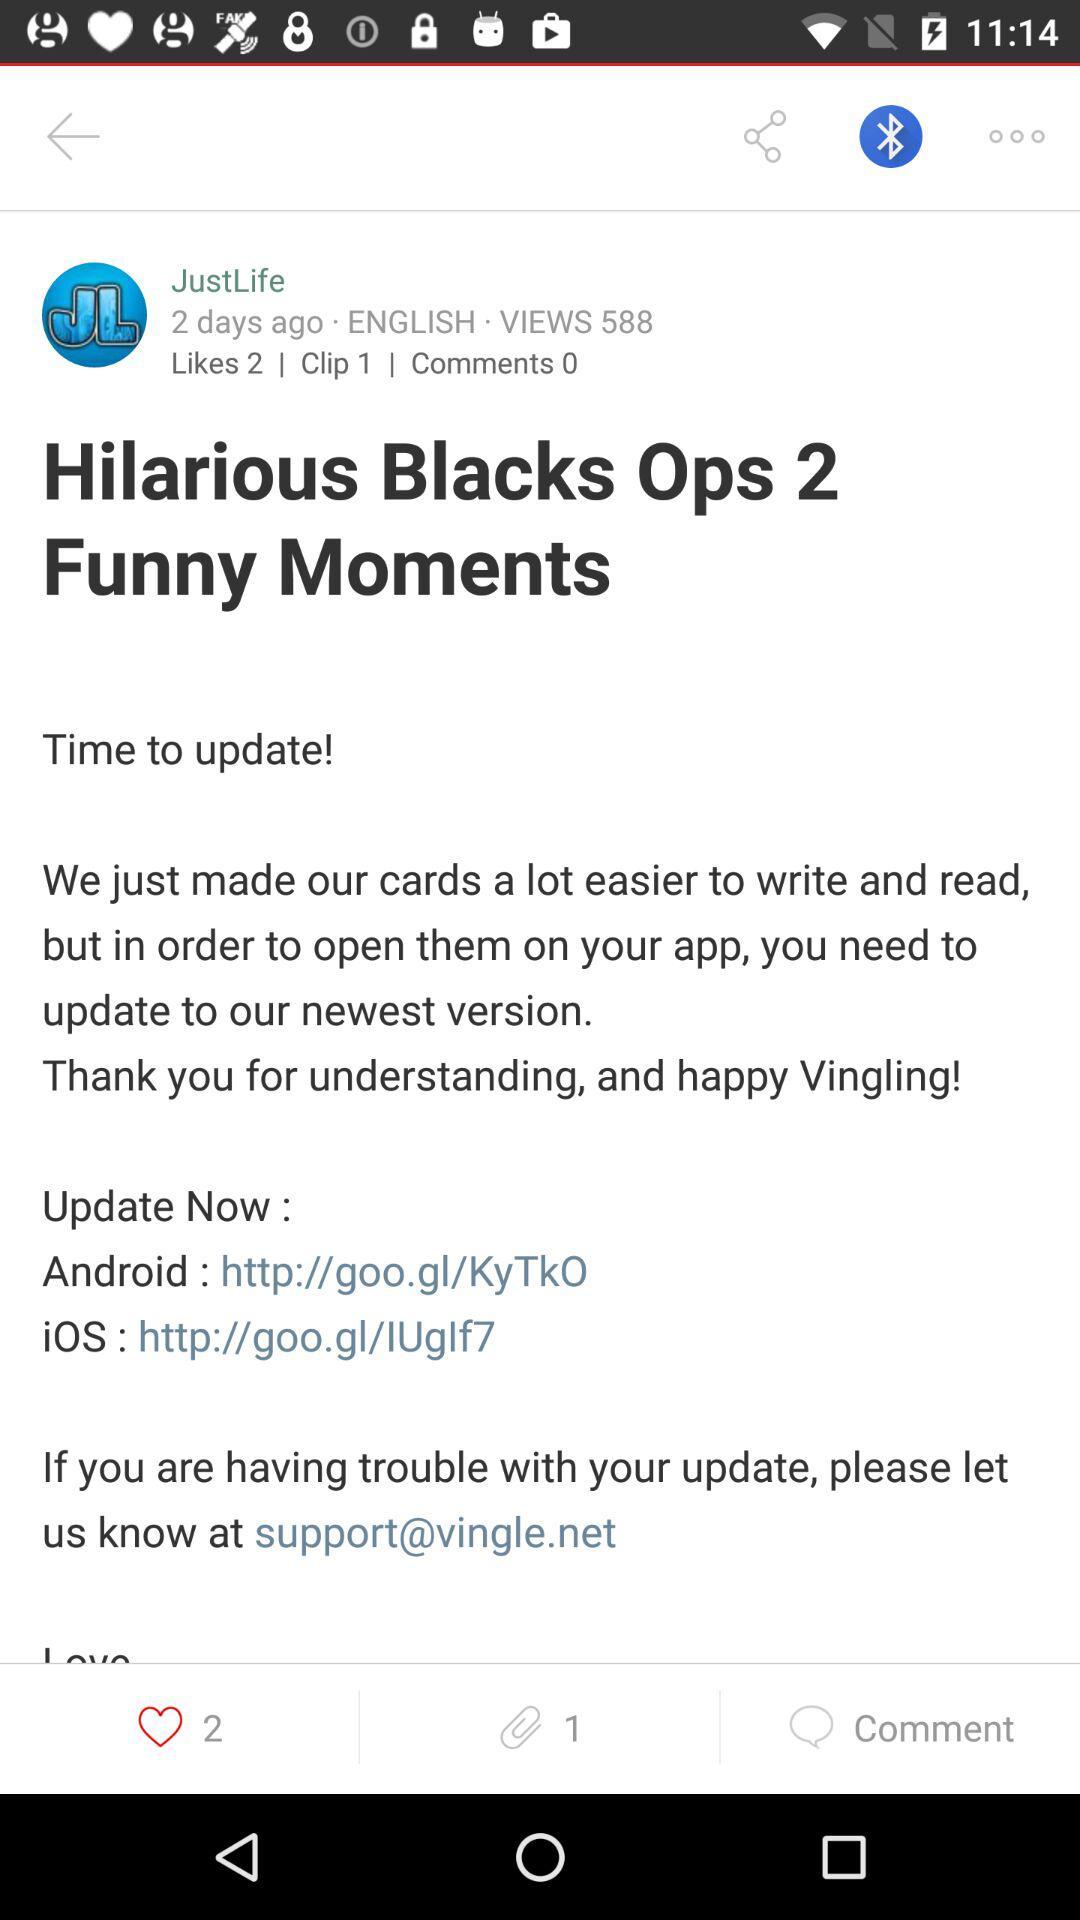  Describe the element at coordinates (94, 314) in the screenshot. I see `icon above hilarious blacks ops icon` at that location.